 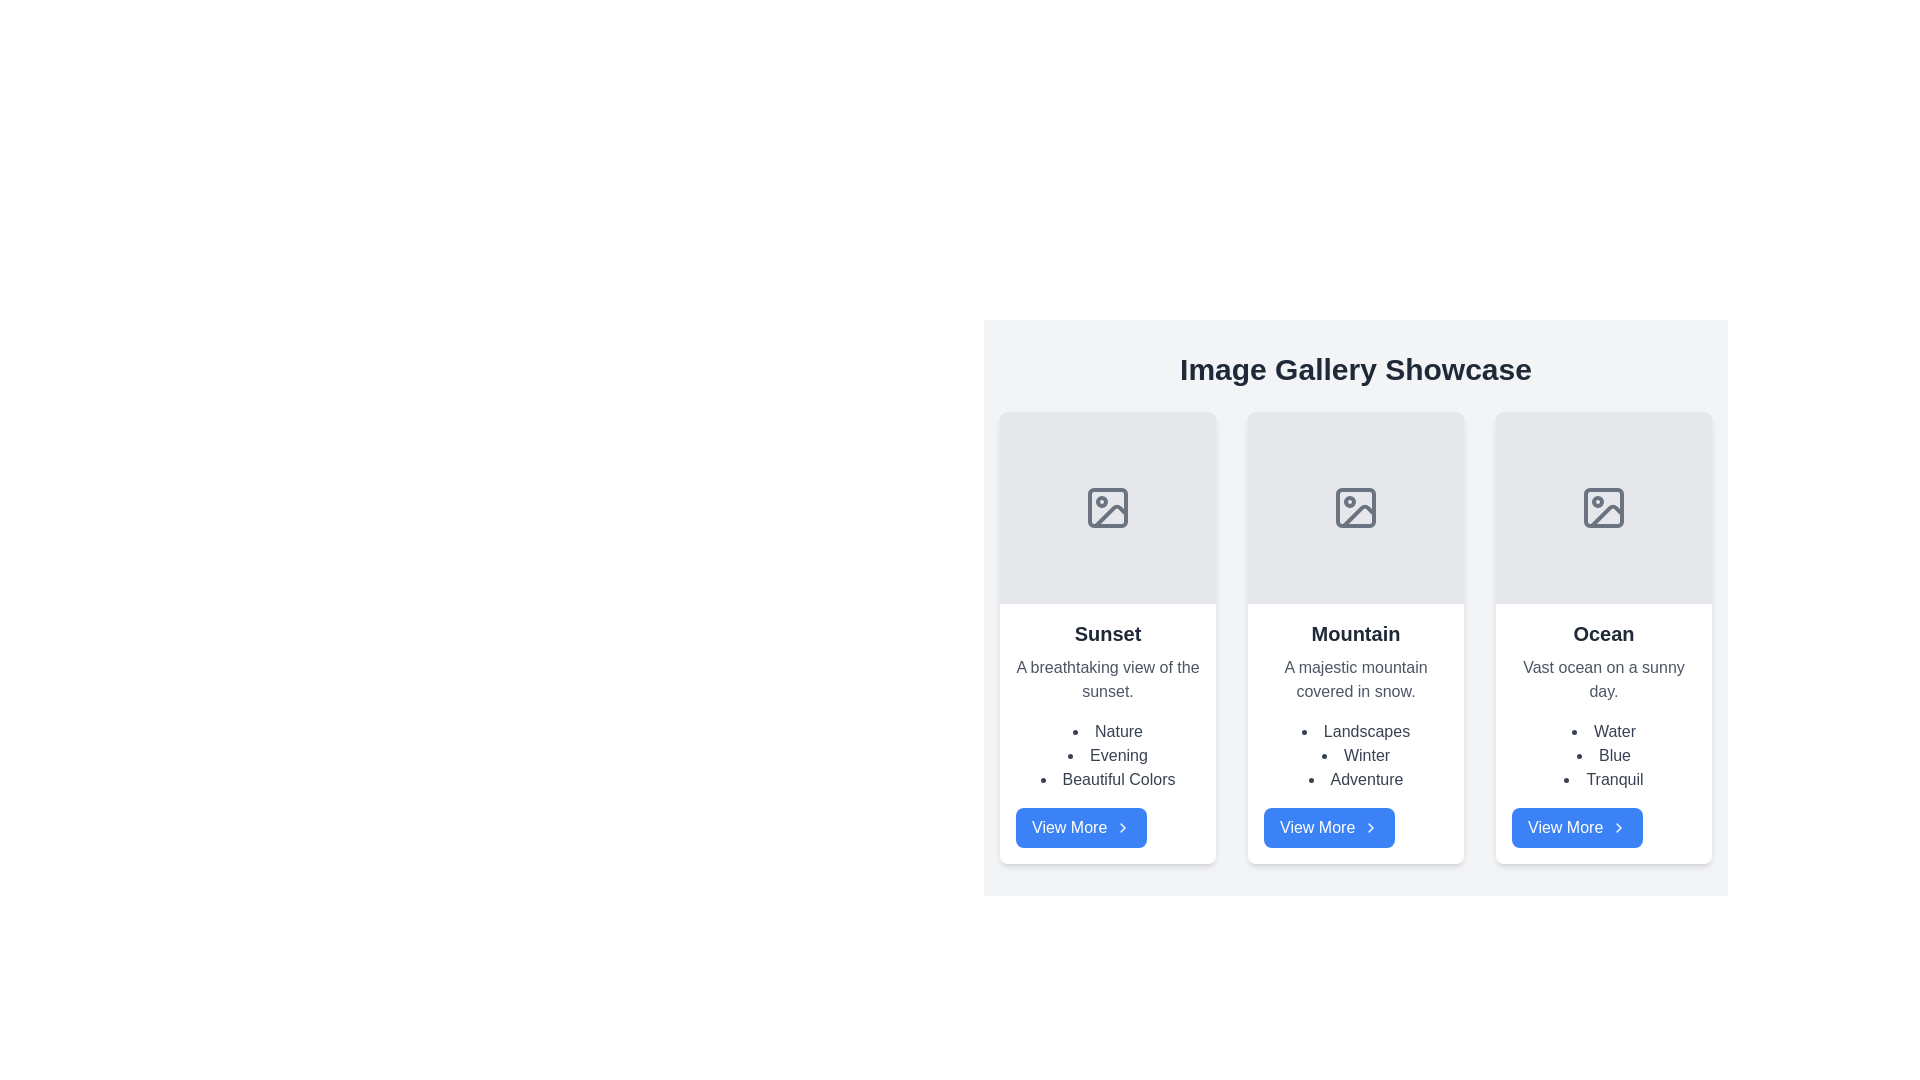 I want to click on the Decorative icon or vector graphic located at the top-center area of the leftmost card in a horizontally aligned grid, directly above the title 'Sunset', so click(x=1107, y=507).